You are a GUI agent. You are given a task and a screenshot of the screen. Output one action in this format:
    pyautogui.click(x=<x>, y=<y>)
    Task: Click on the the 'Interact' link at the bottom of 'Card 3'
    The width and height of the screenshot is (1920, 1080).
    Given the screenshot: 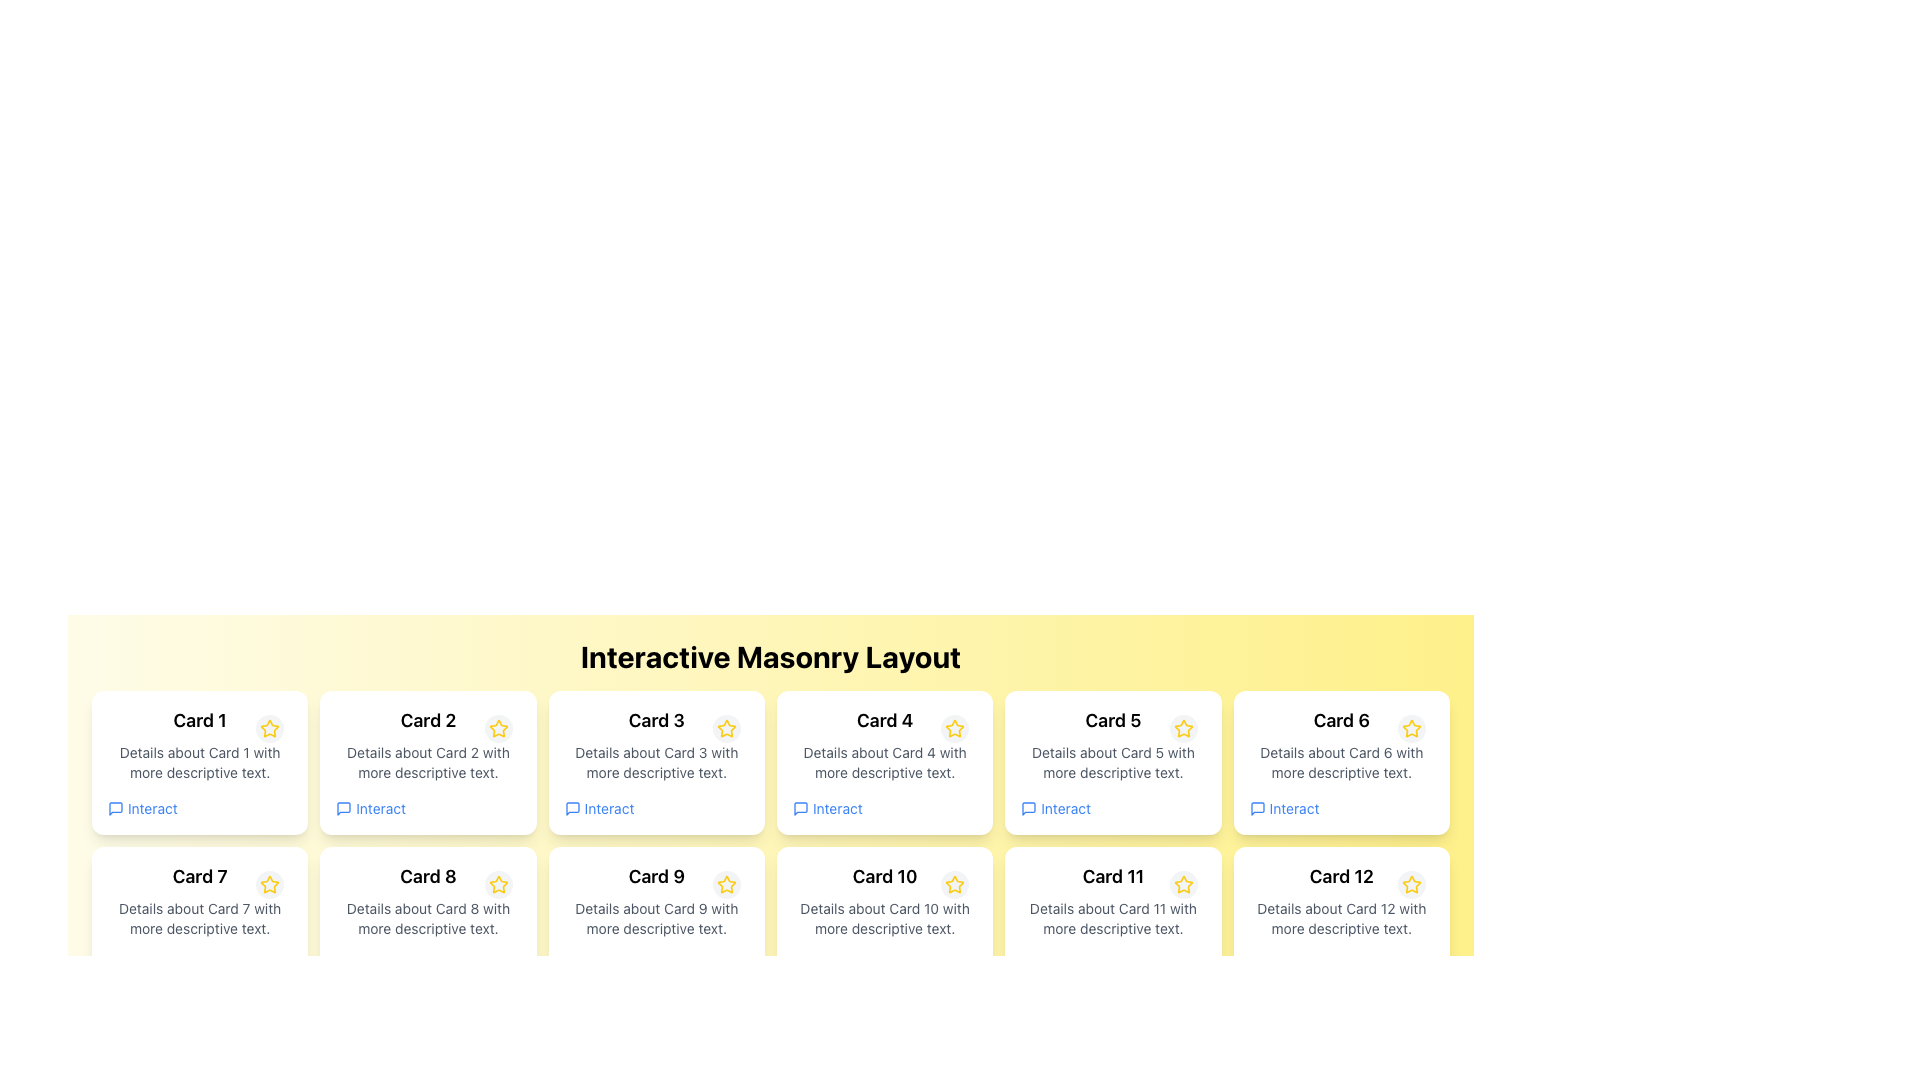 What is the action you would take?
    pyautogui.click(x=598, y=808)
    